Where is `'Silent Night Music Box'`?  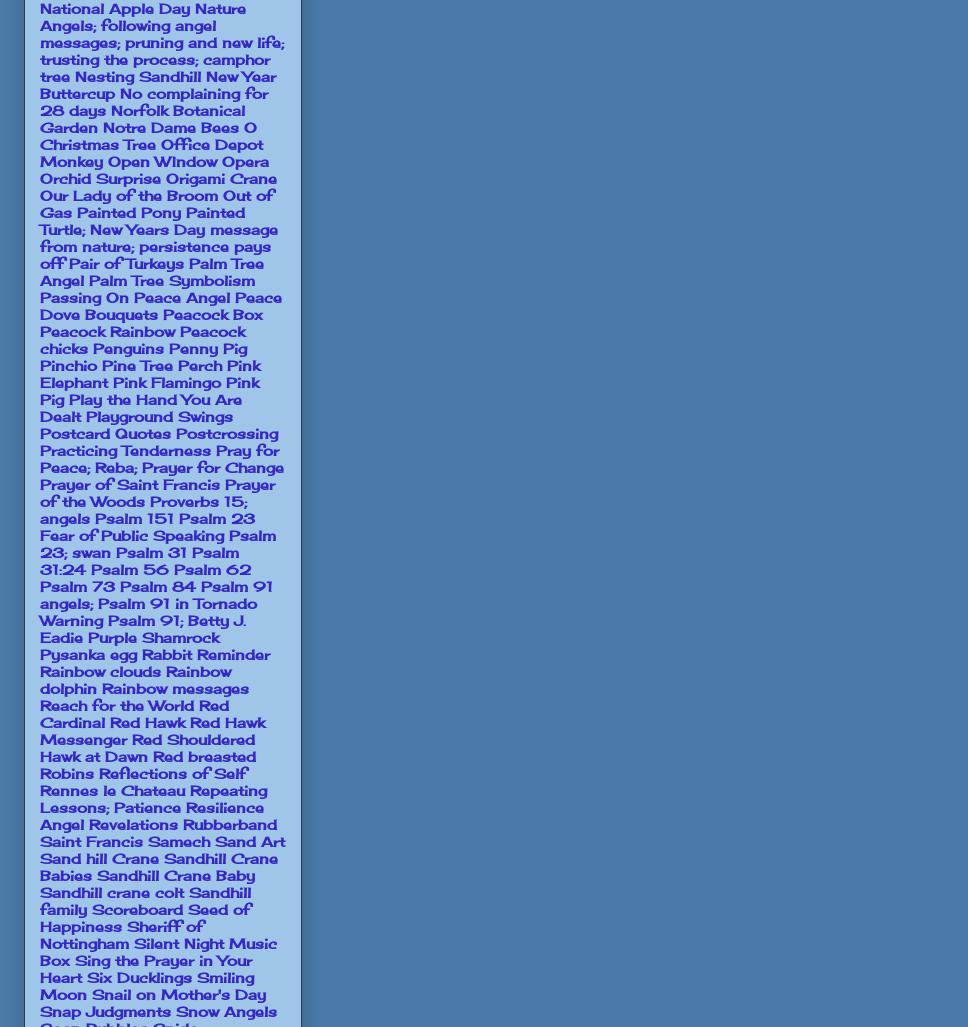
'Silent Night Music Box' is located at coordinates (157, 951).